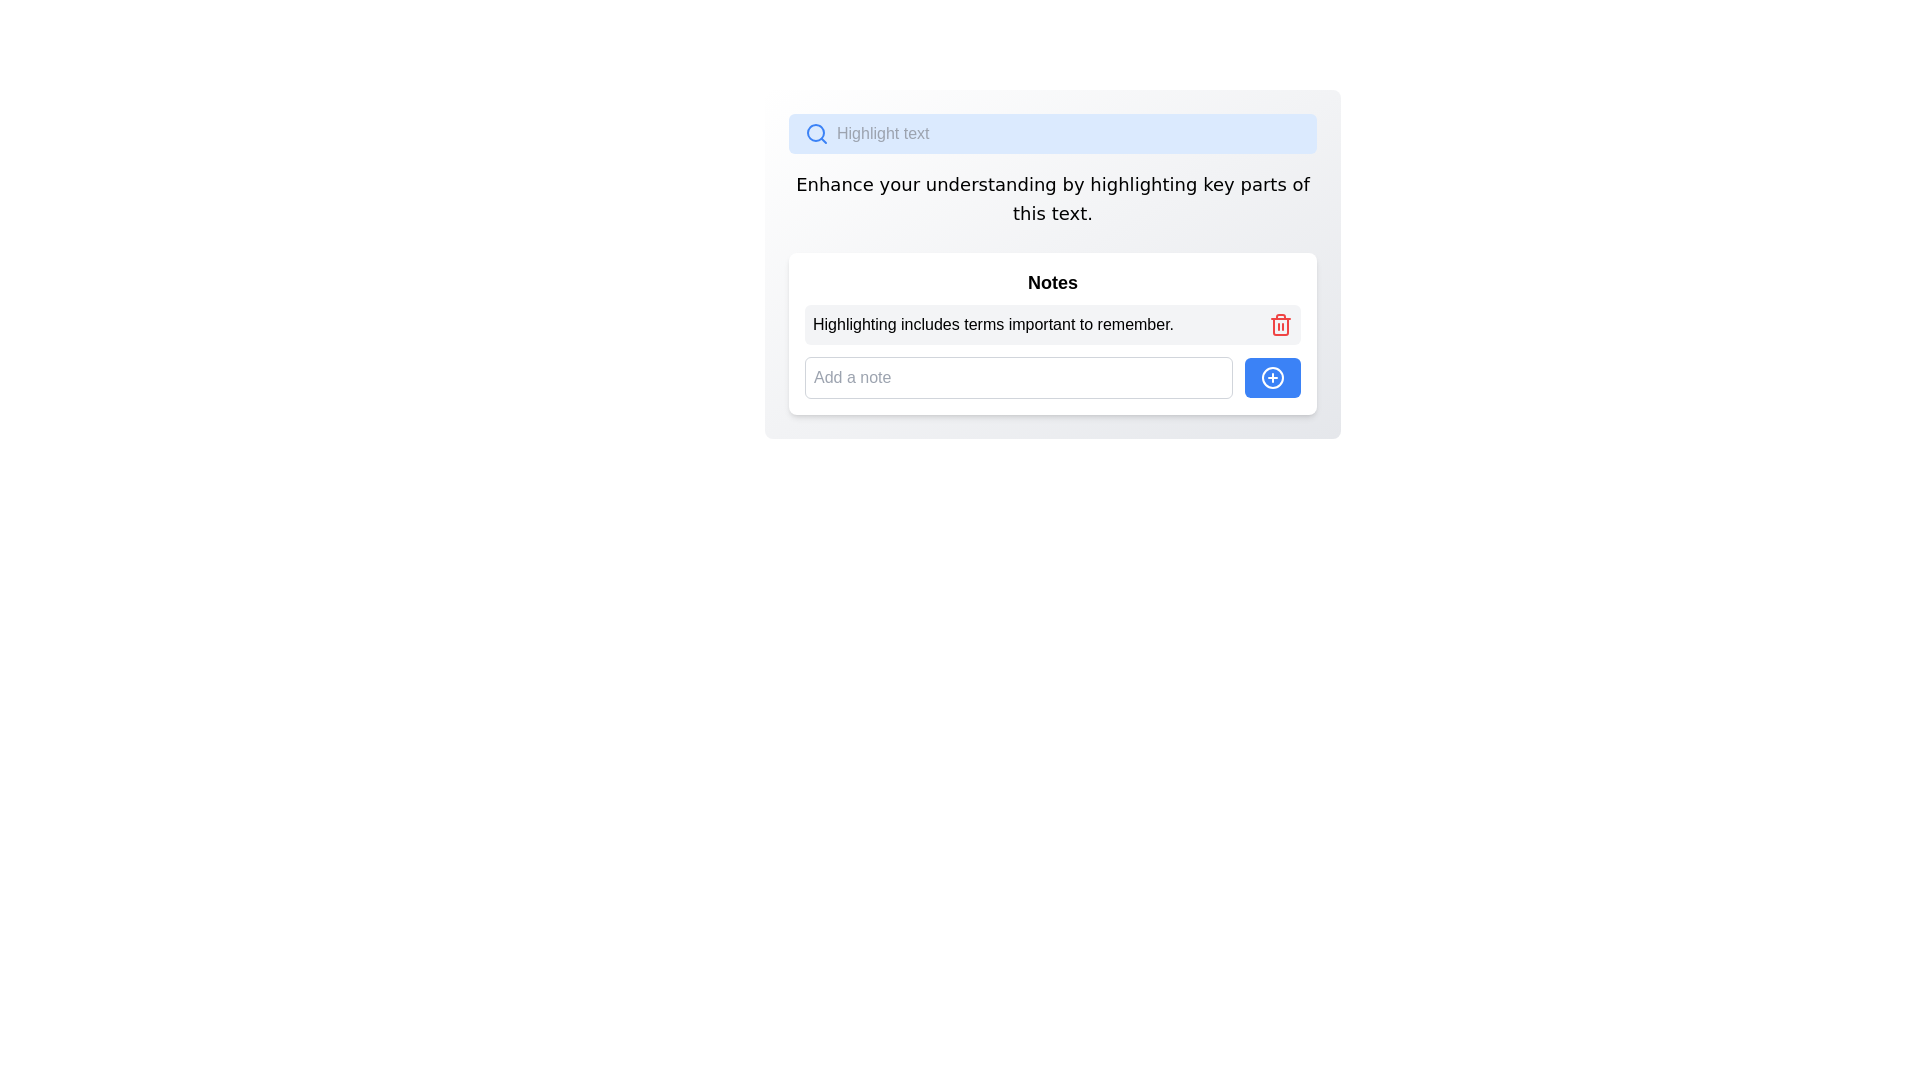 The height and width of the screenshot is (1080, 1920). I want to click on the letter 's' in the word 'parts' within the sentence 'Enhance your understanding by highlighting key parts of this text.', so click(1281, 184).